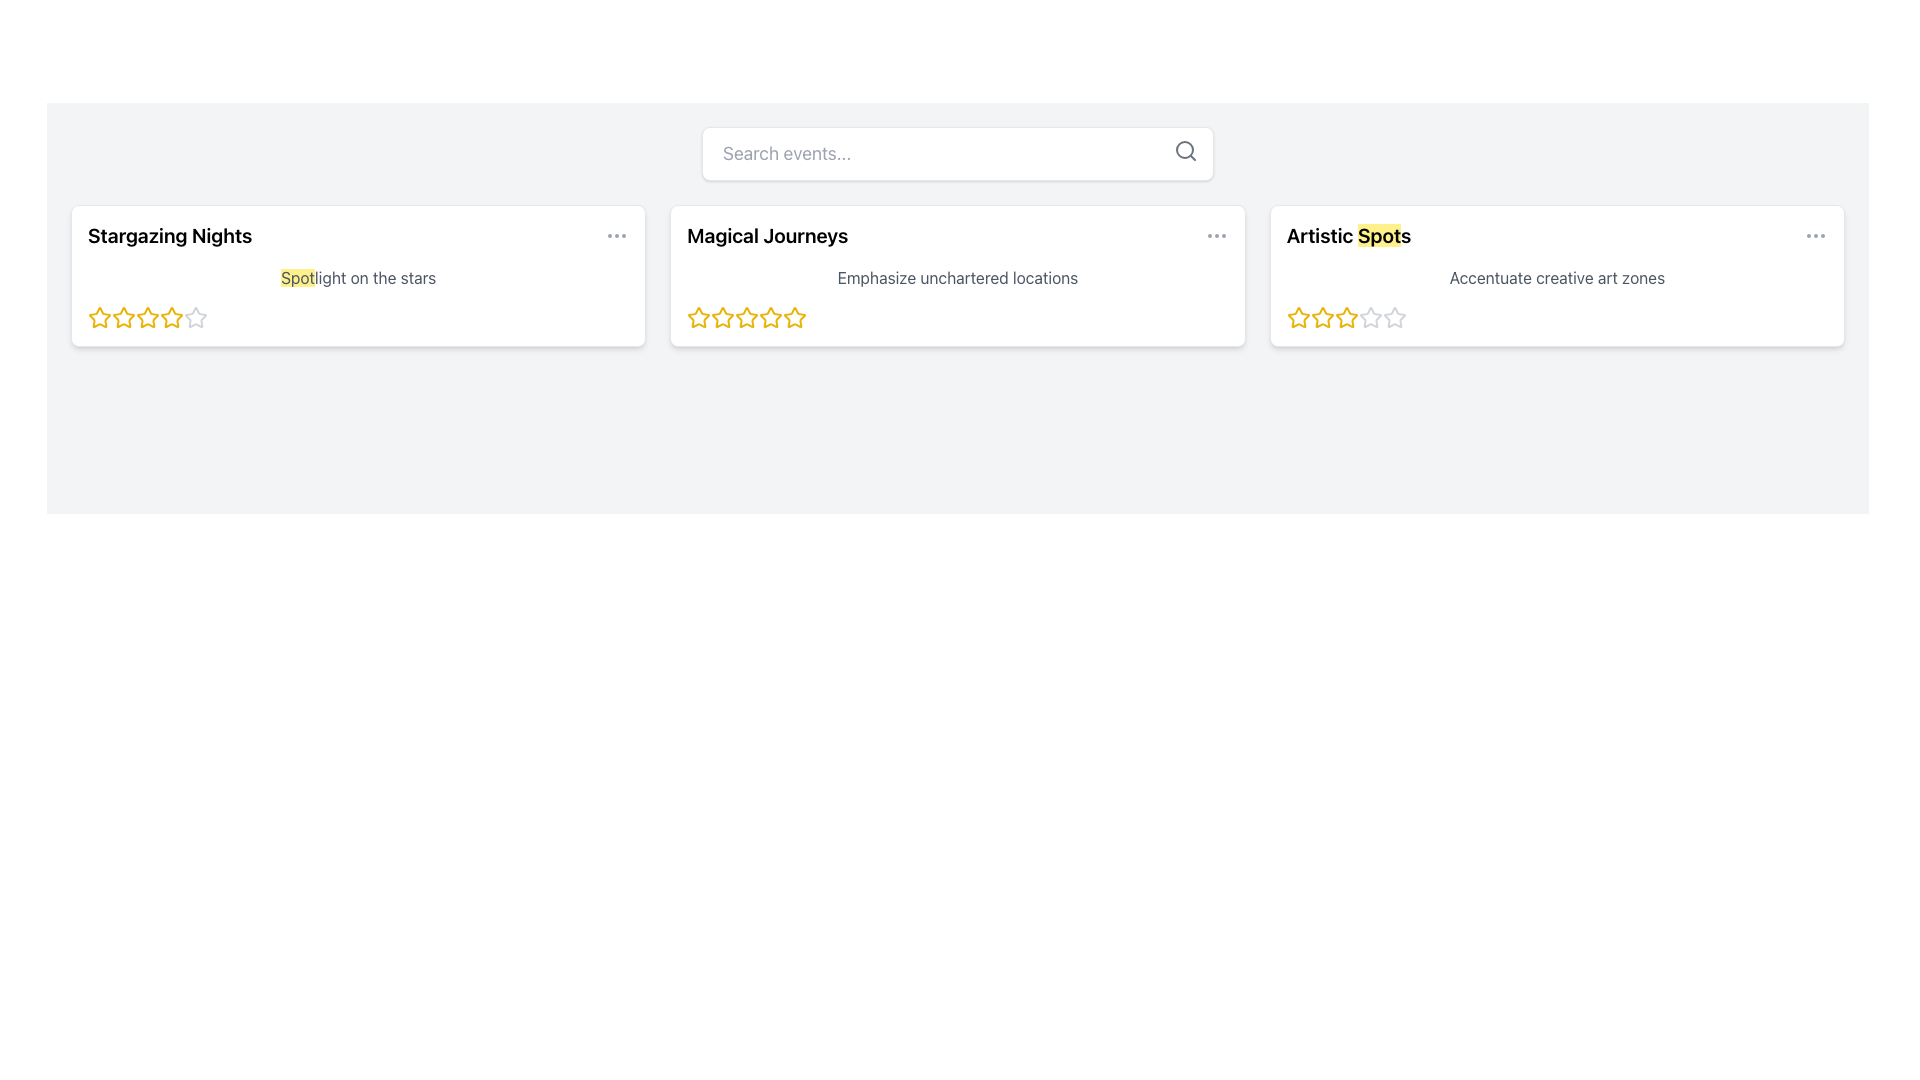 This screenshot has height=1080, width=1920. Describe the element at coordinates (794, 316) in the screenshot. I see `the yellow-colored star icon with a hollow center, which is the fifth star in the rating component under the 'Magical Journeys' card` at that location.